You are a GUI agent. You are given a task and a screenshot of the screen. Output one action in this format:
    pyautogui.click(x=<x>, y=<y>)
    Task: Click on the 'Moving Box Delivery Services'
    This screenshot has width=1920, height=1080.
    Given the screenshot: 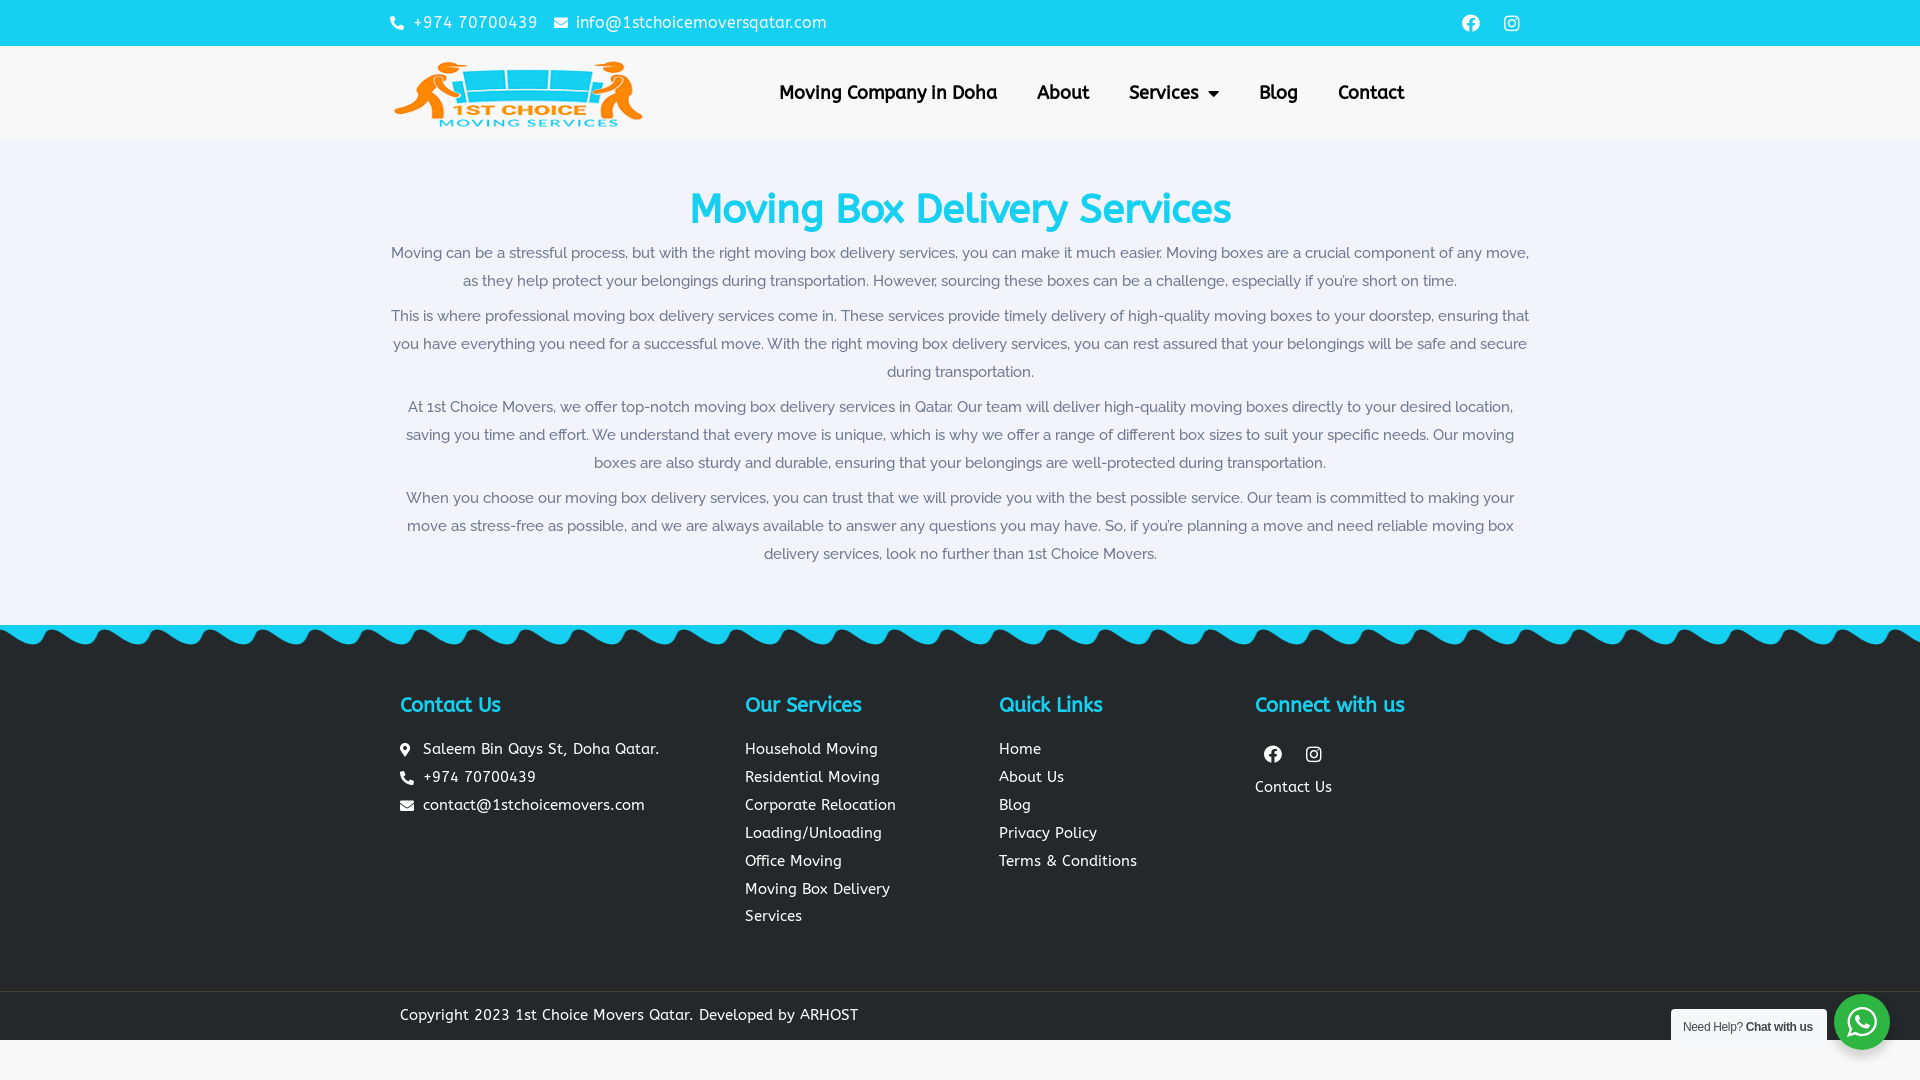 What is the action you would take?
    pyautogui.click(x=847, y=903)
    